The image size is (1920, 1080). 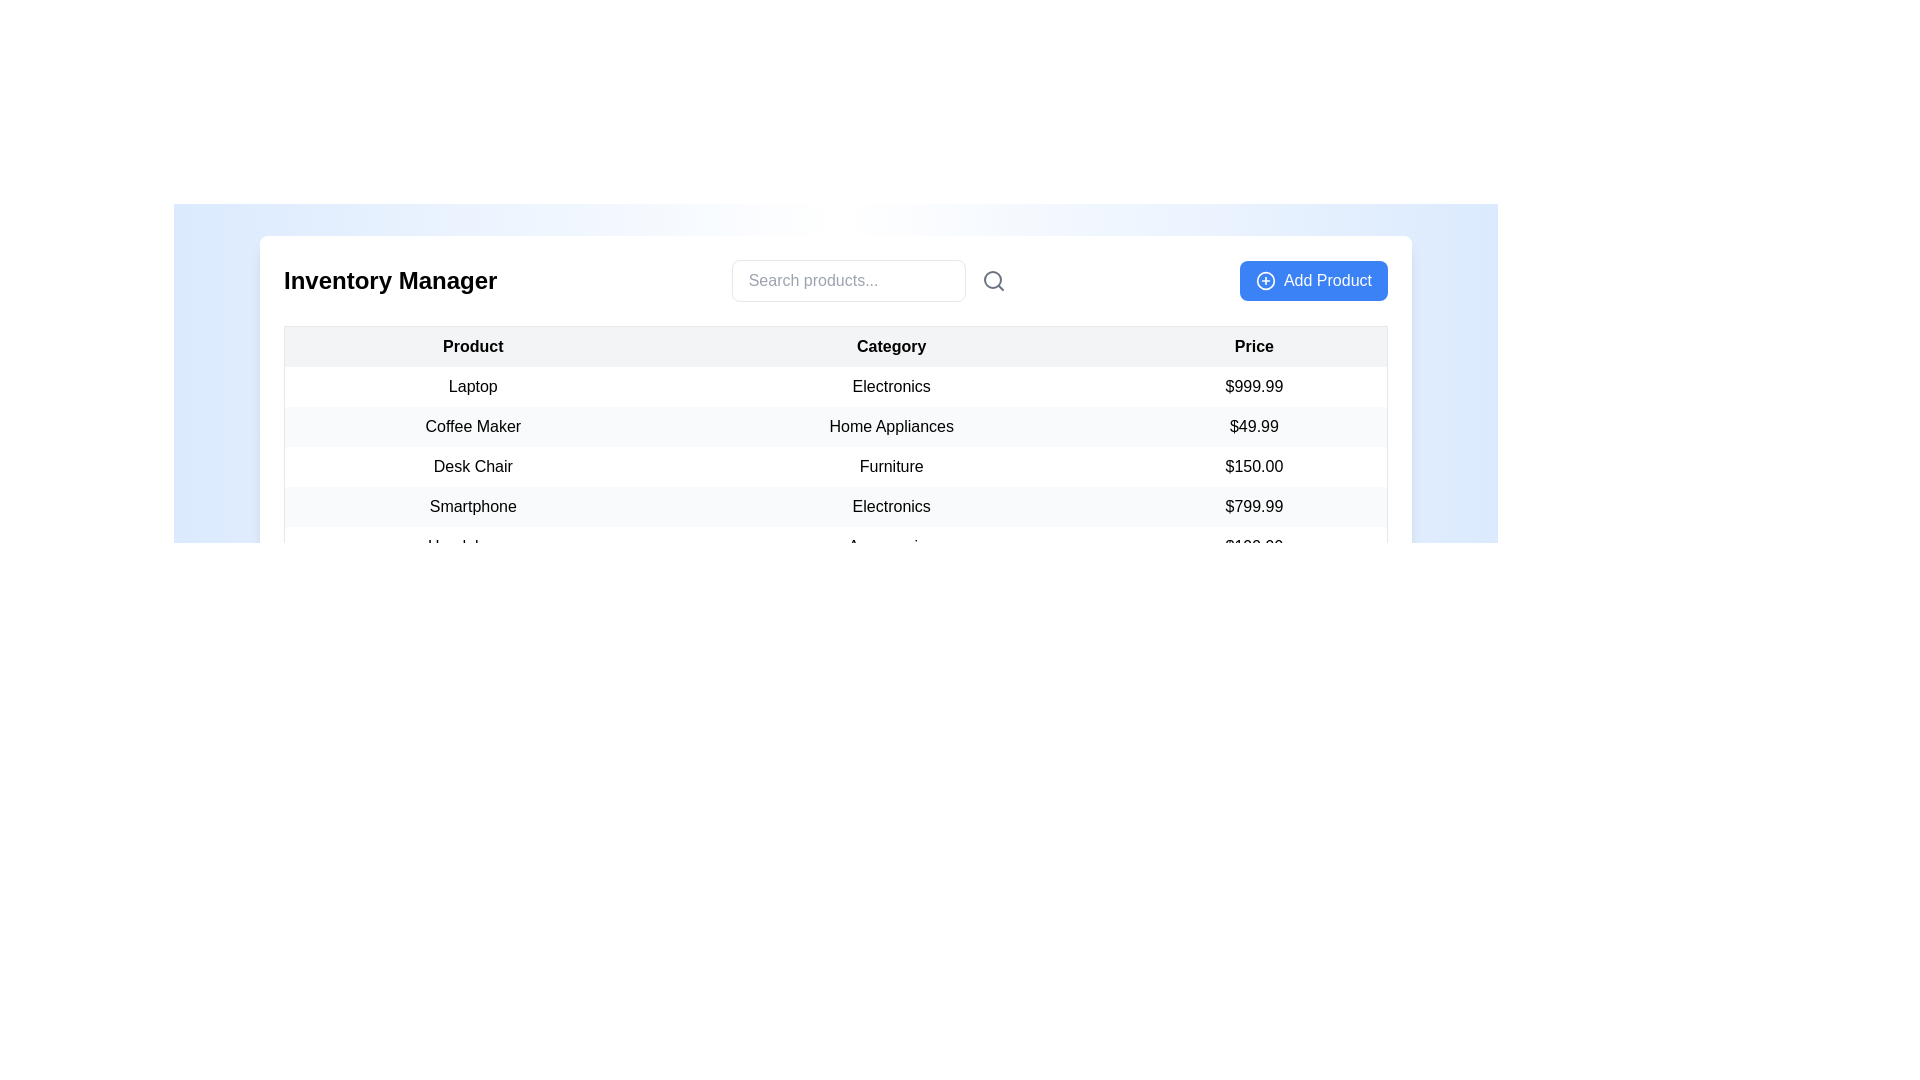 I want to click on the fourth row of the product inventory table that contains the details of the 'Smartphone', so click(x=835, y=505).